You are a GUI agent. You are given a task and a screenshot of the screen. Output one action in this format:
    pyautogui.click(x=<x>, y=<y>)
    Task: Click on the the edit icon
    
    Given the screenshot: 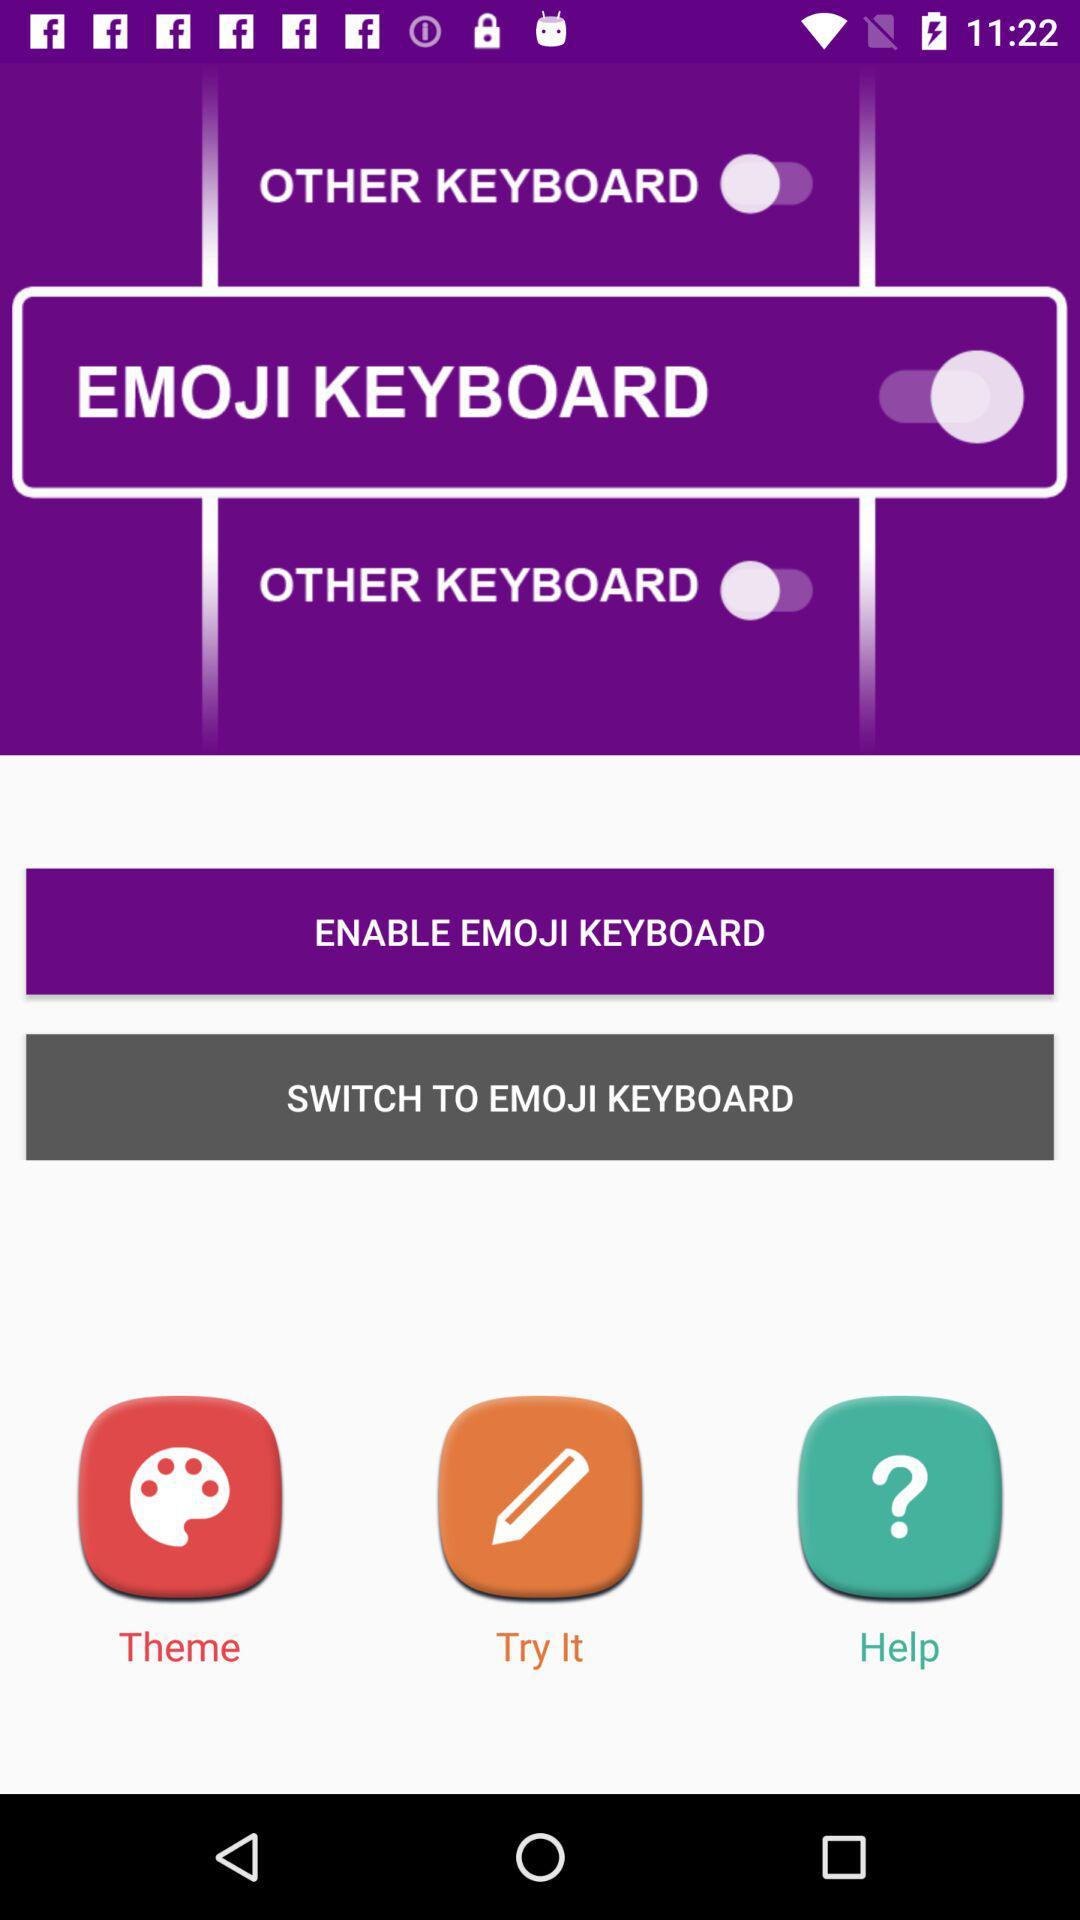 What is the action you would take?
    pyautogui.click(x=540, y=1500)
    